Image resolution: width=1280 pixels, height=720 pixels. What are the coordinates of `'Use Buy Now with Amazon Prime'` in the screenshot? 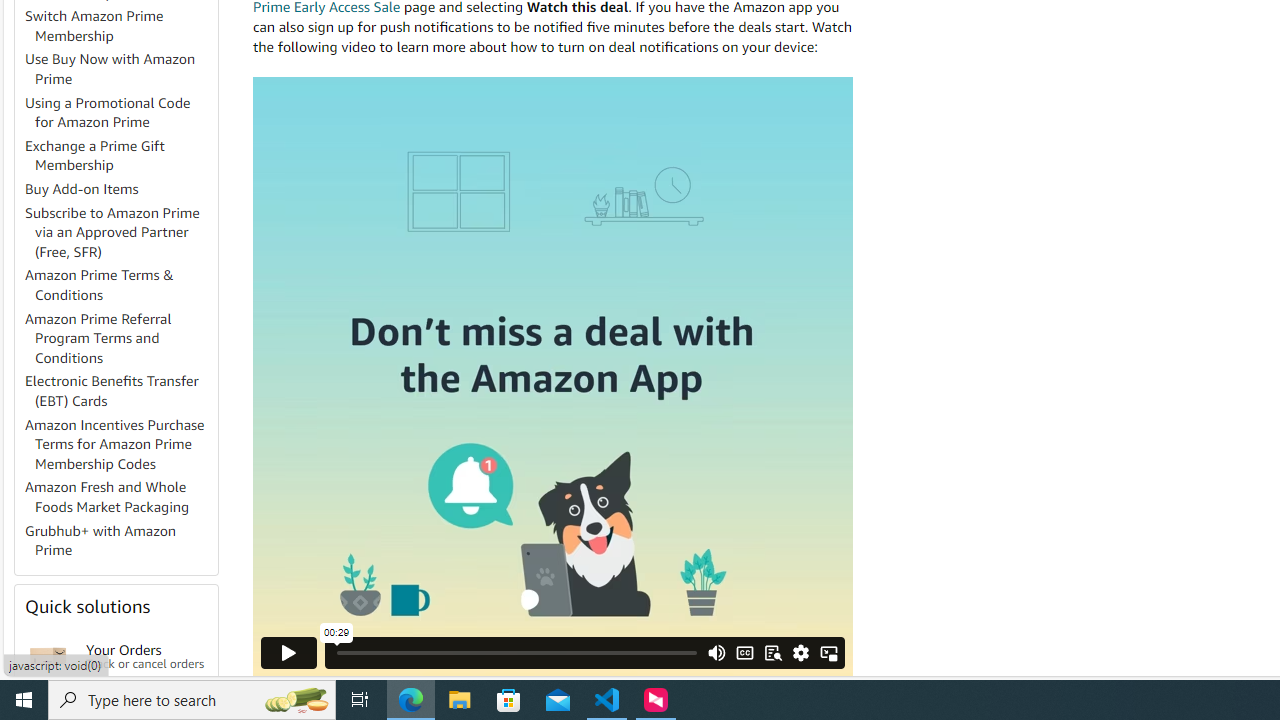 It's located at (119, 68).